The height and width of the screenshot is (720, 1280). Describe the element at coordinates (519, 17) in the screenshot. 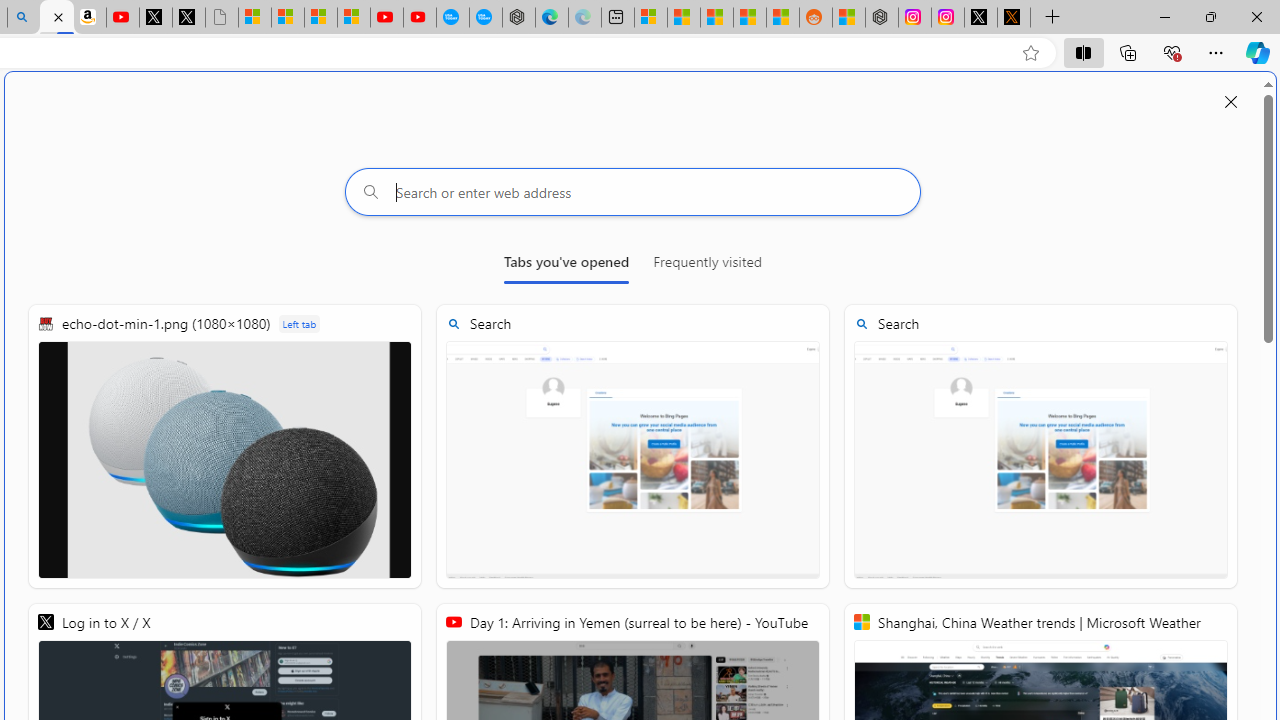

I see `'Nordace - Nordace has arrived Hong Kong'` at that location.